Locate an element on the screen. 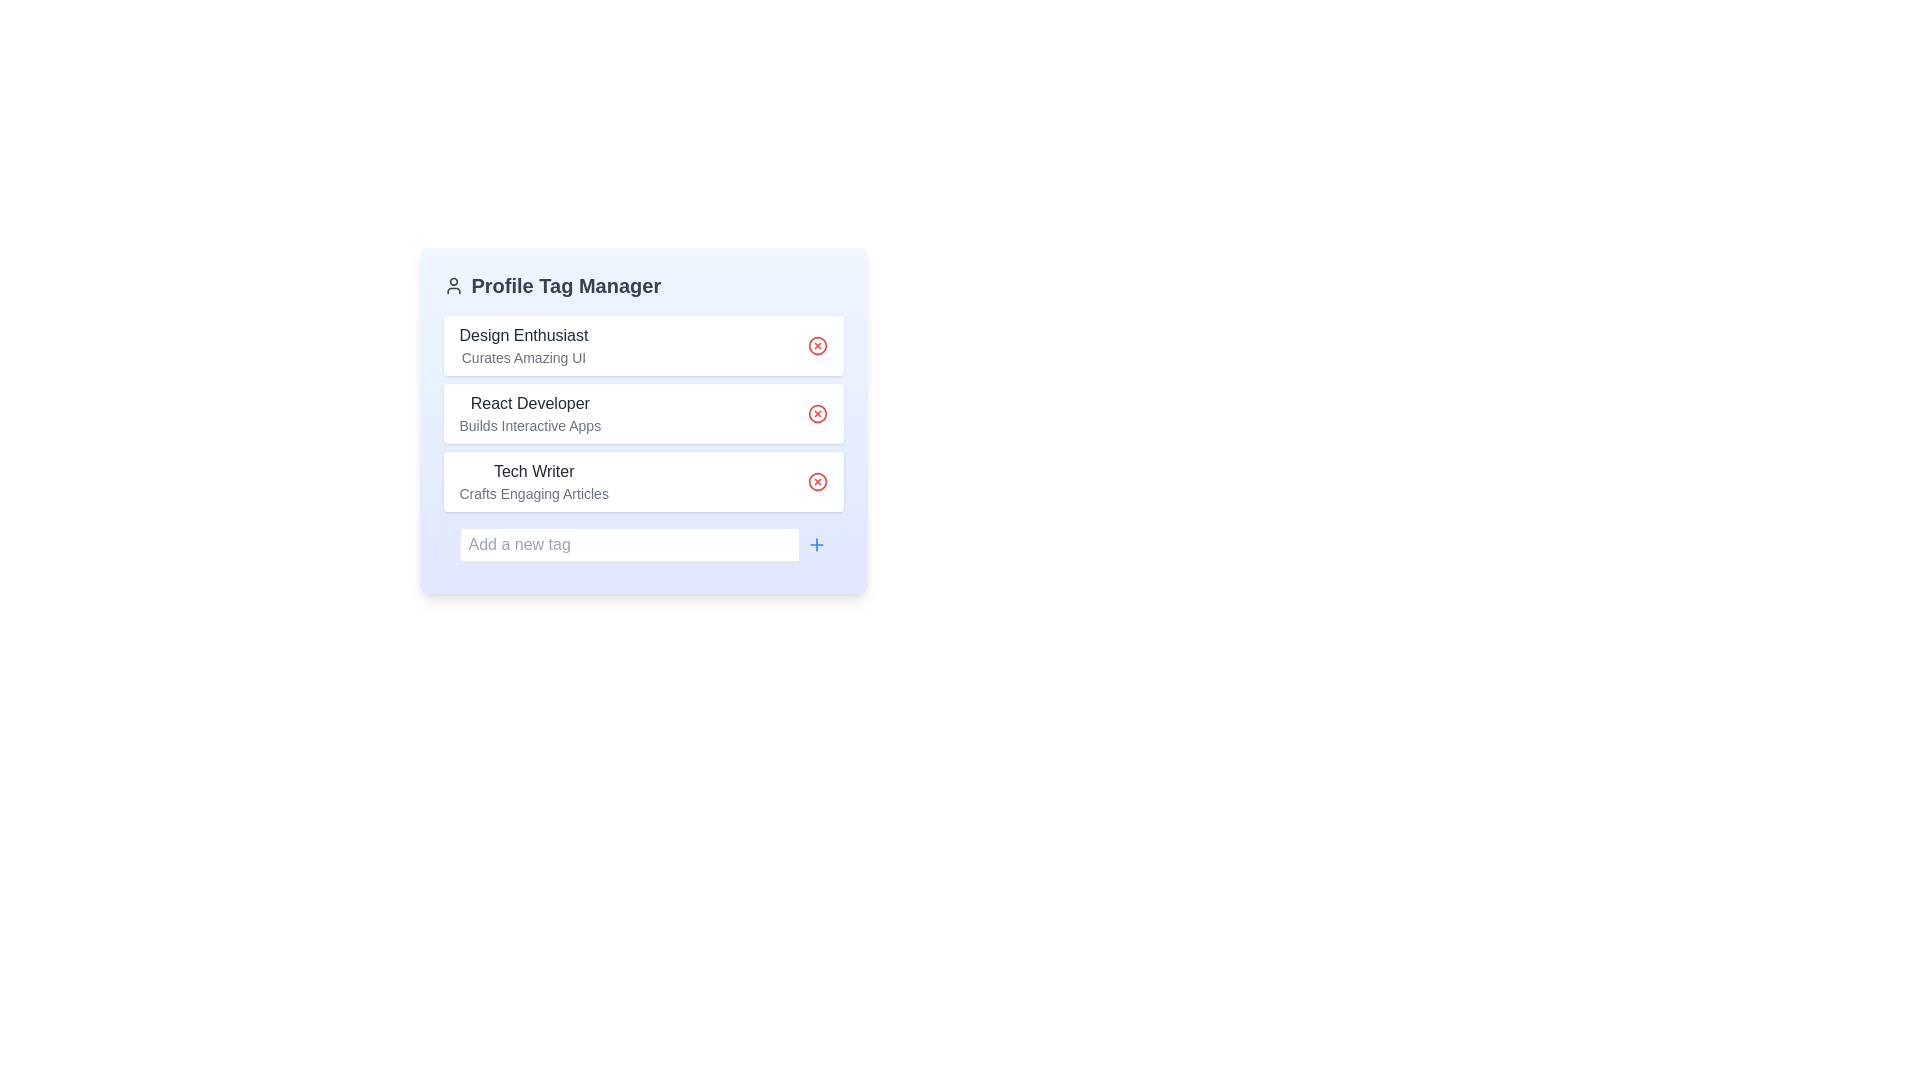 This screenshot has width=1920, height=1080. the delete button for the tag named React Developer is located at coordinates (817, 412).